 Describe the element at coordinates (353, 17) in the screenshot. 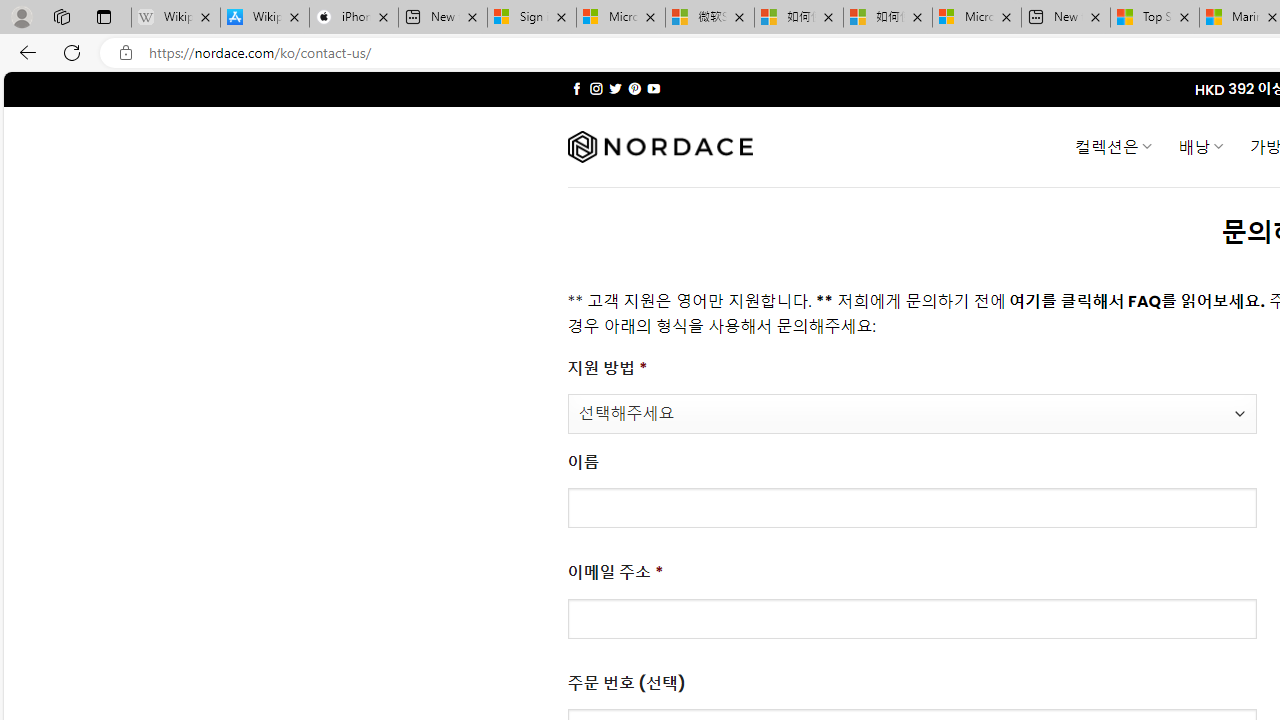

I see `'iPhone - Apple'` at that location.